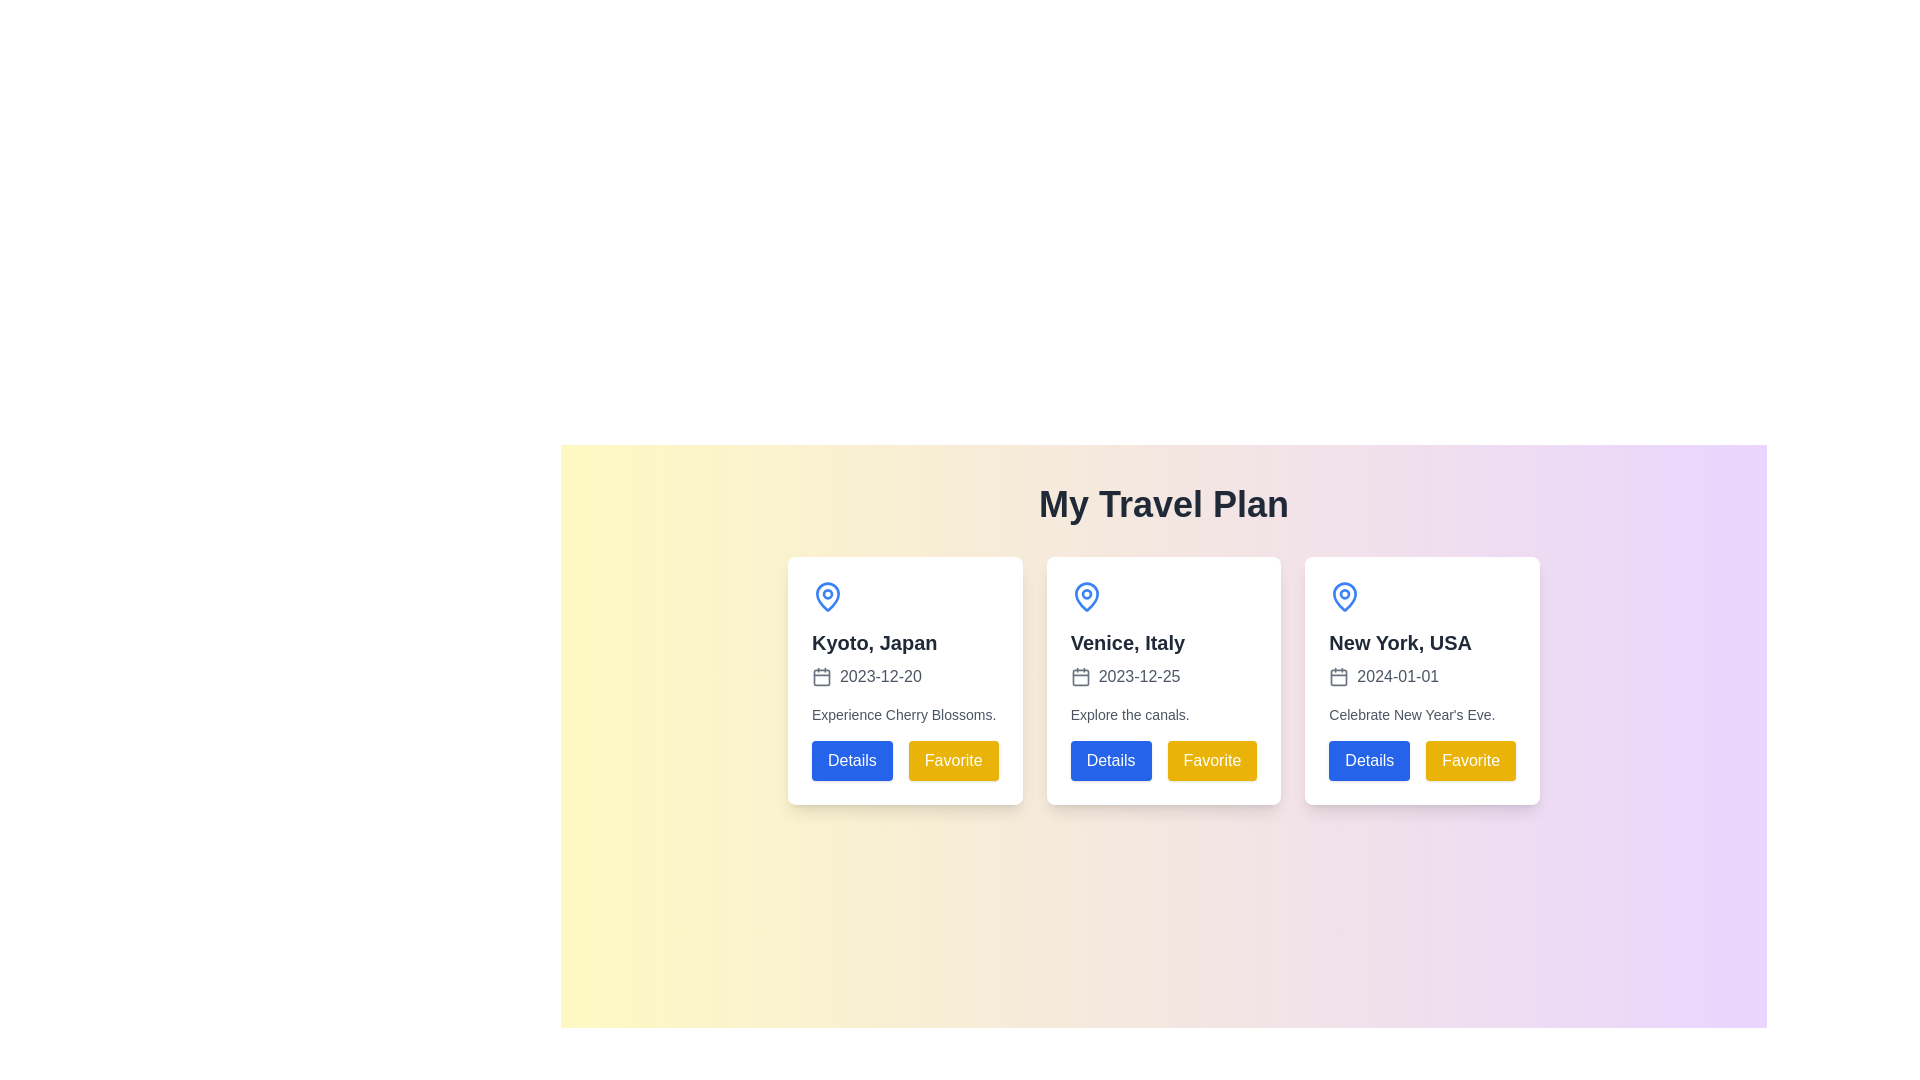  What do you see at coordinates (852, 760) in the screenshot?
I see `the blue button labeled 'Details' with white text` at bounding box center [852, 760].